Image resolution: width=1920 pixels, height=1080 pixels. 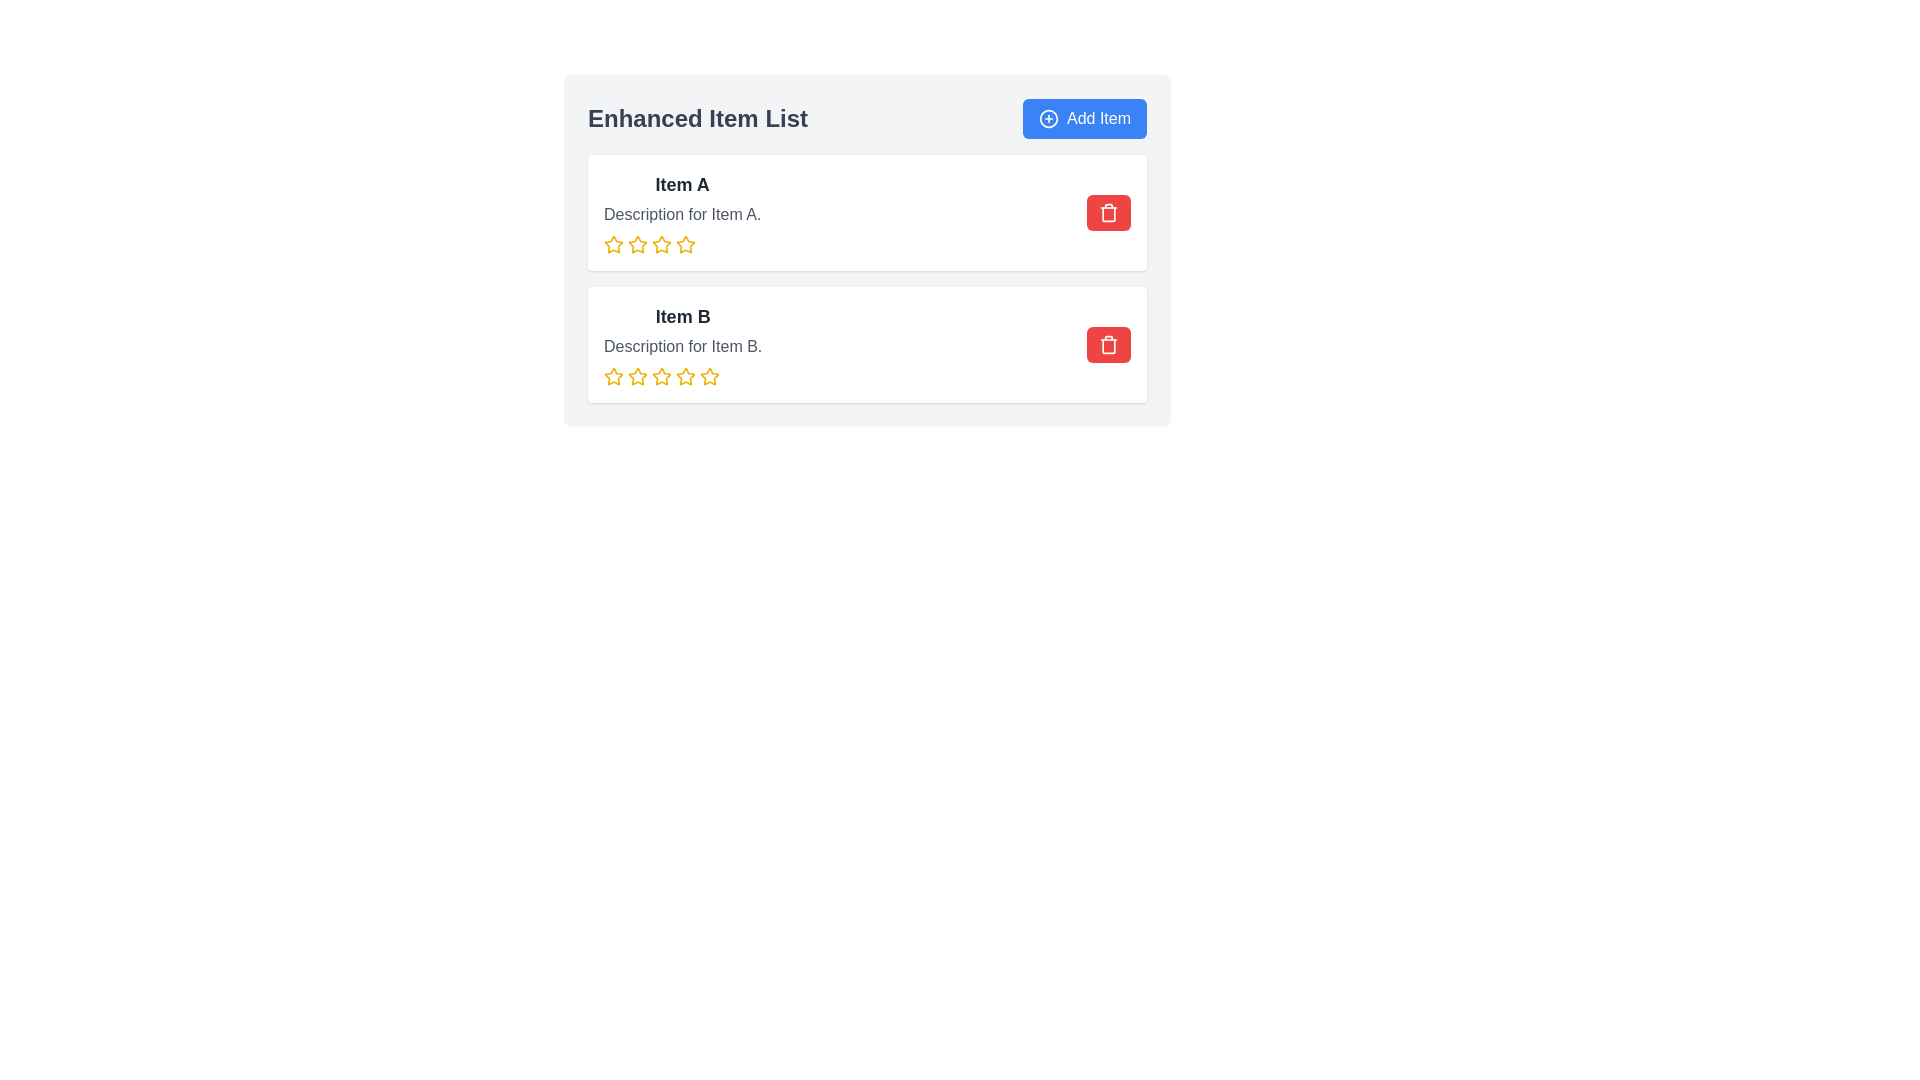 What do you see at coordinates (1107, 343) in the screenshot?
I see `the red button with a white trash can icon located to the far right of 'Item B'` at bounding box center [1107, 343].